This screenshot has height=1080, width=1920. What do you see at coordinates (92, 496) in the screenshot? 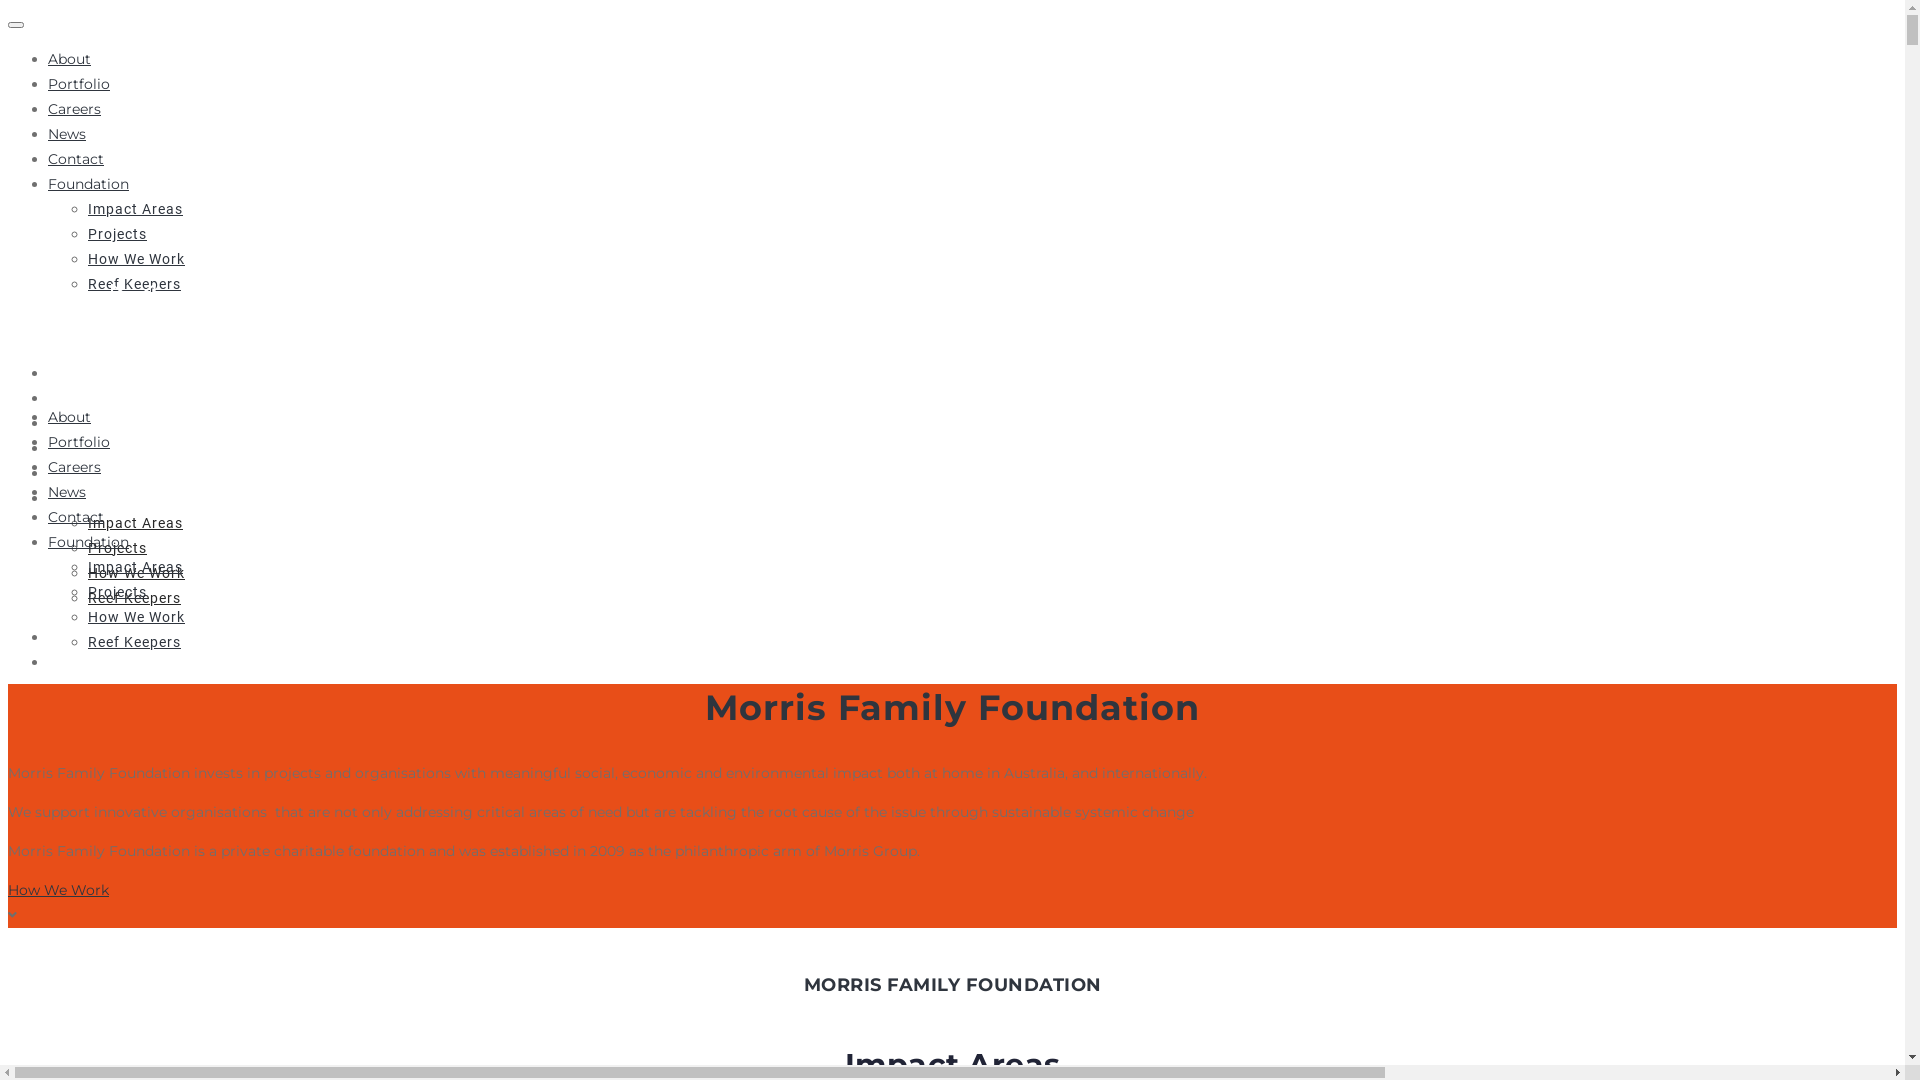
I see `'Foundation'` at bounding box center [92, 496].